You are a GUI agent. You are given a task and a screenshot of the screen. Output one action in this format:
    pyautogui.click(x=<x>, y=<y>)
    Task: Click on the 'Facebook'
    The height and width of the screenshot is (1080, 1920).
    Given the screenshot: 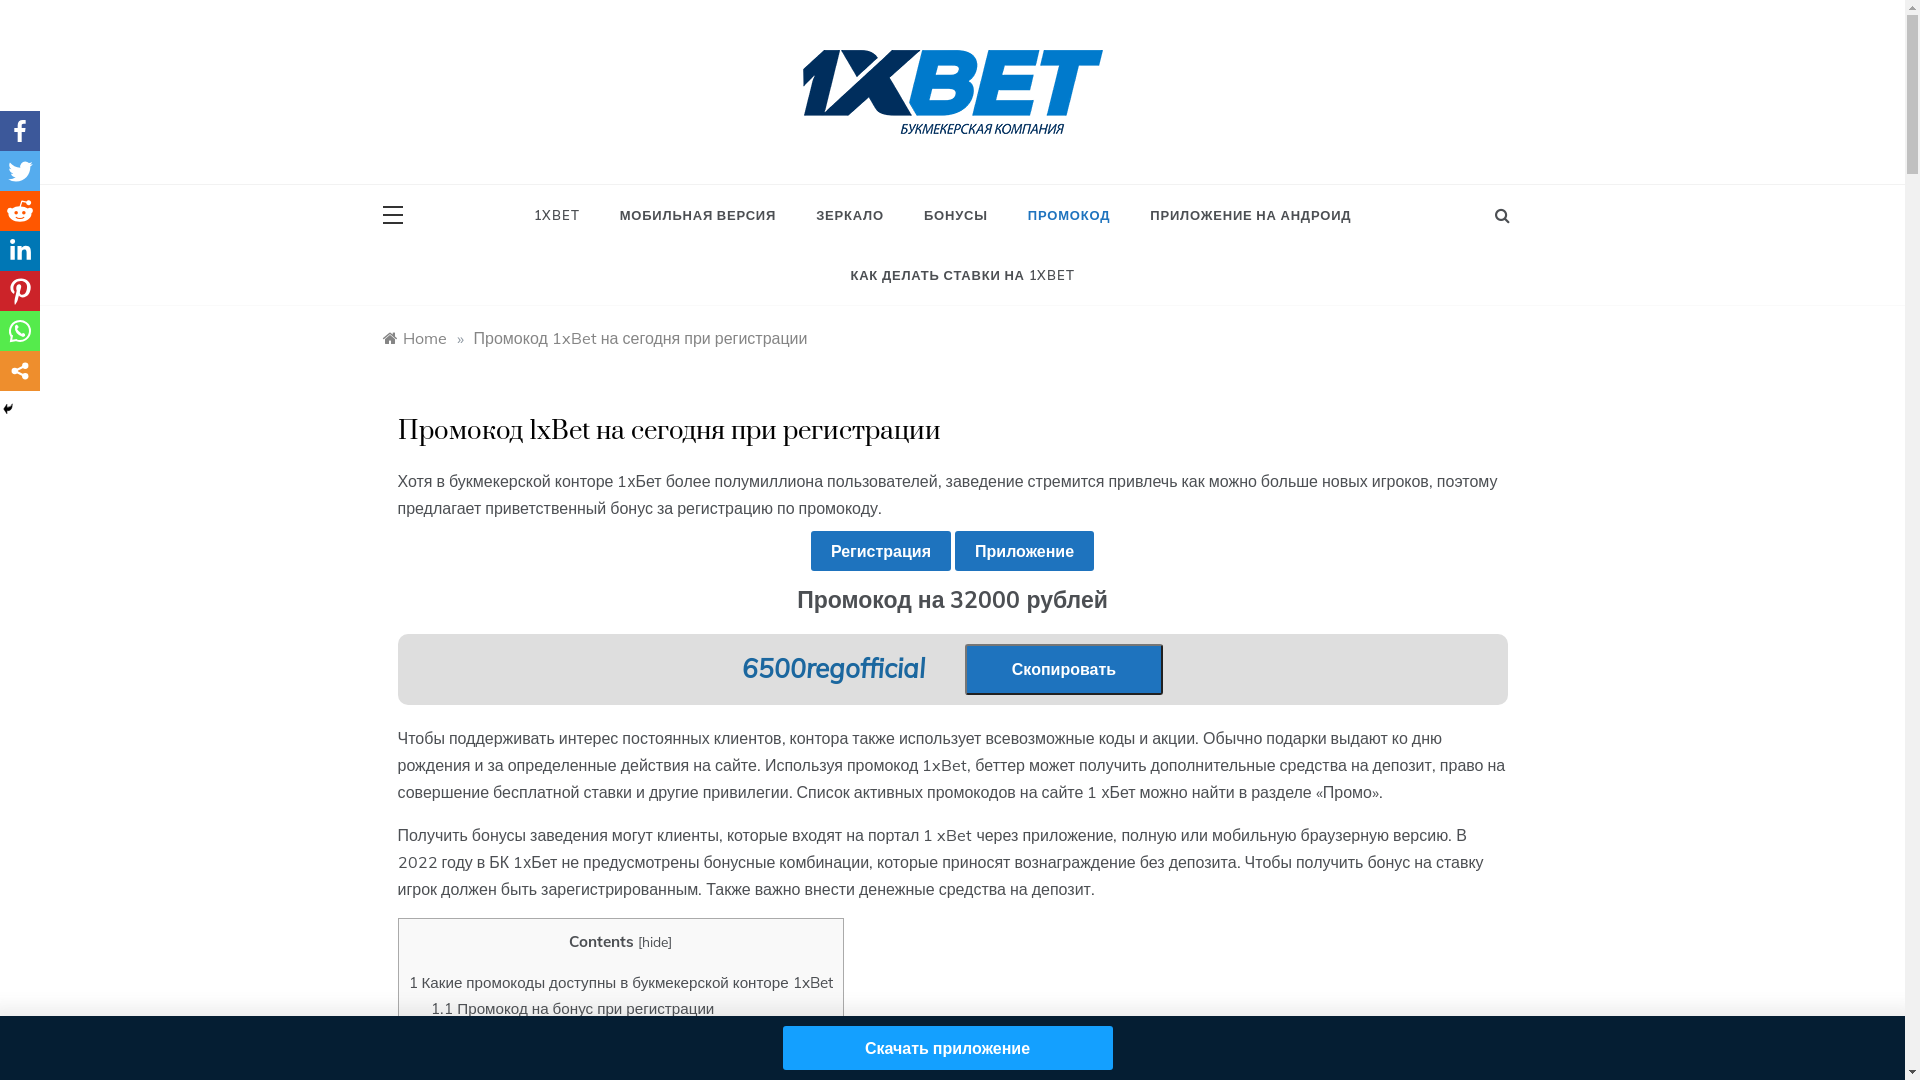 What is the action you would take?
    pyautogui.click(x=19, y=131)
    